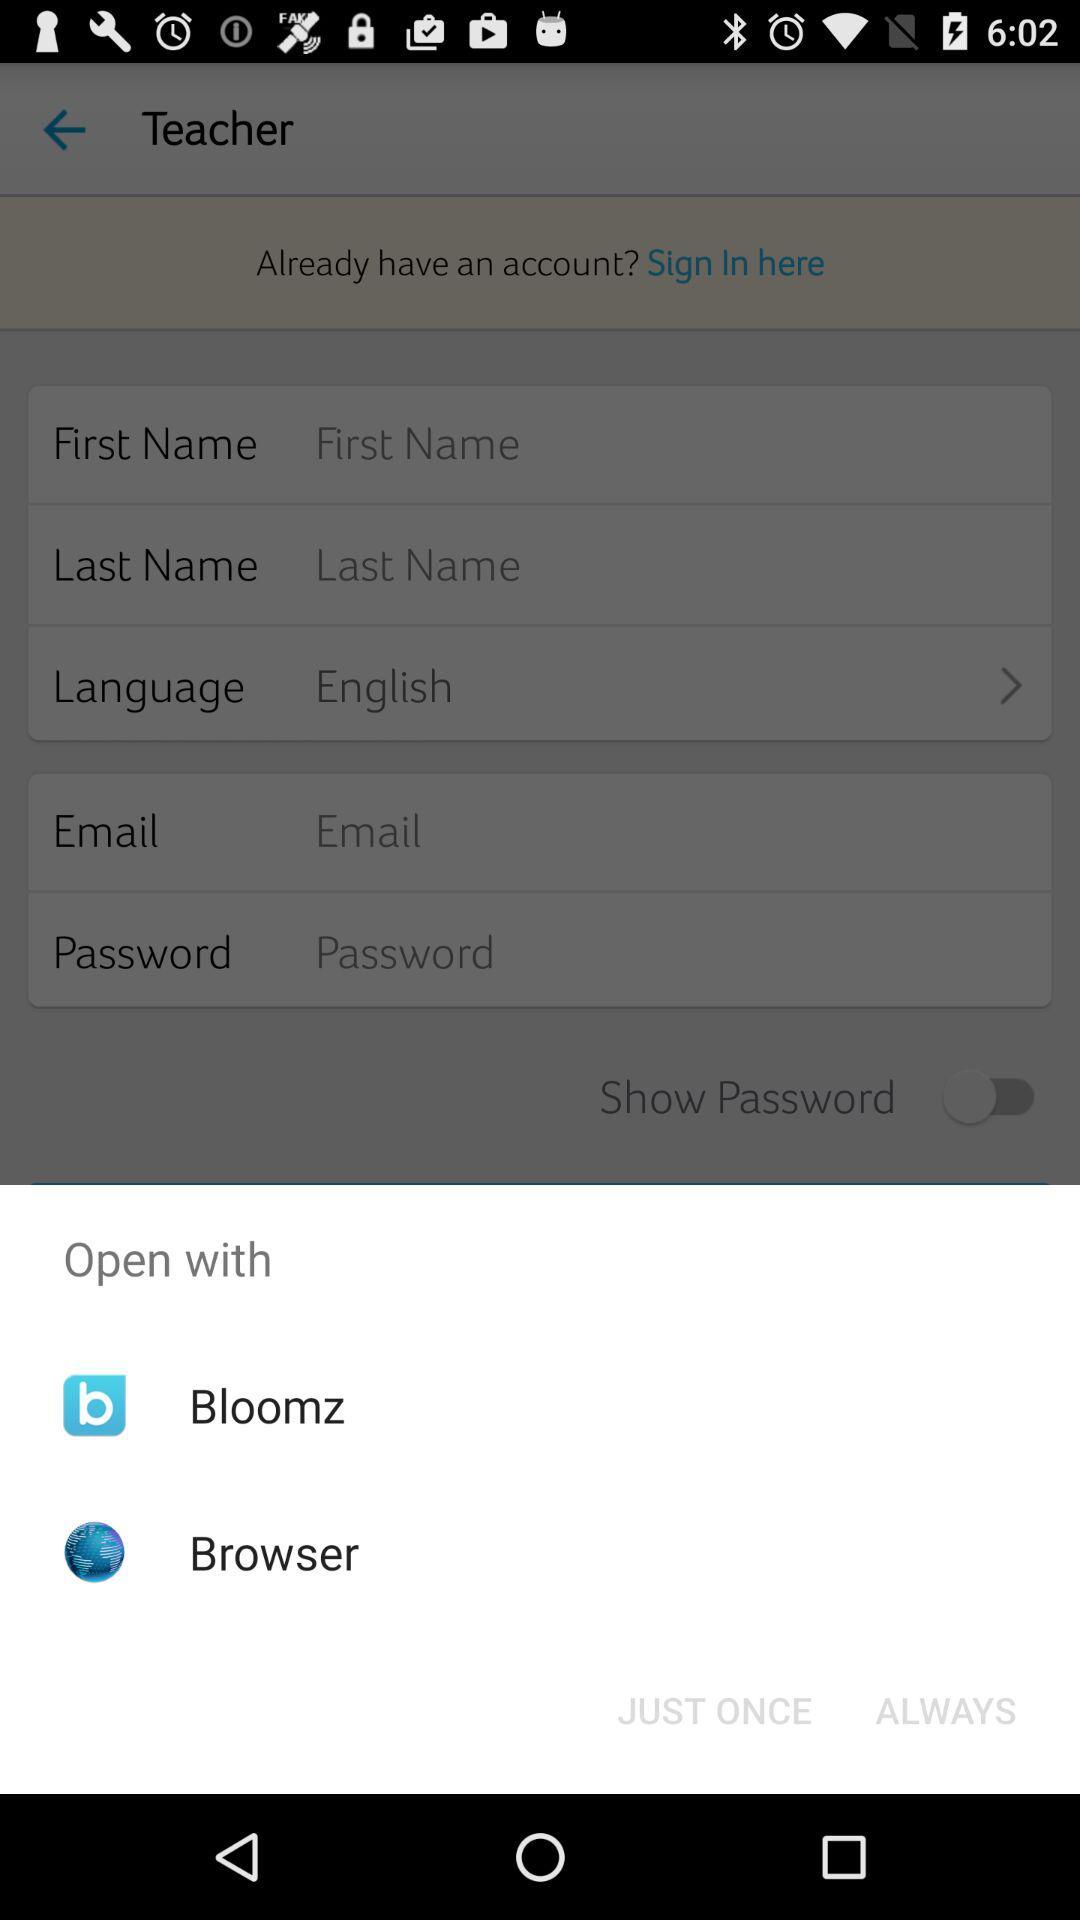  I want to click on the browser app, so click(274, 1551).